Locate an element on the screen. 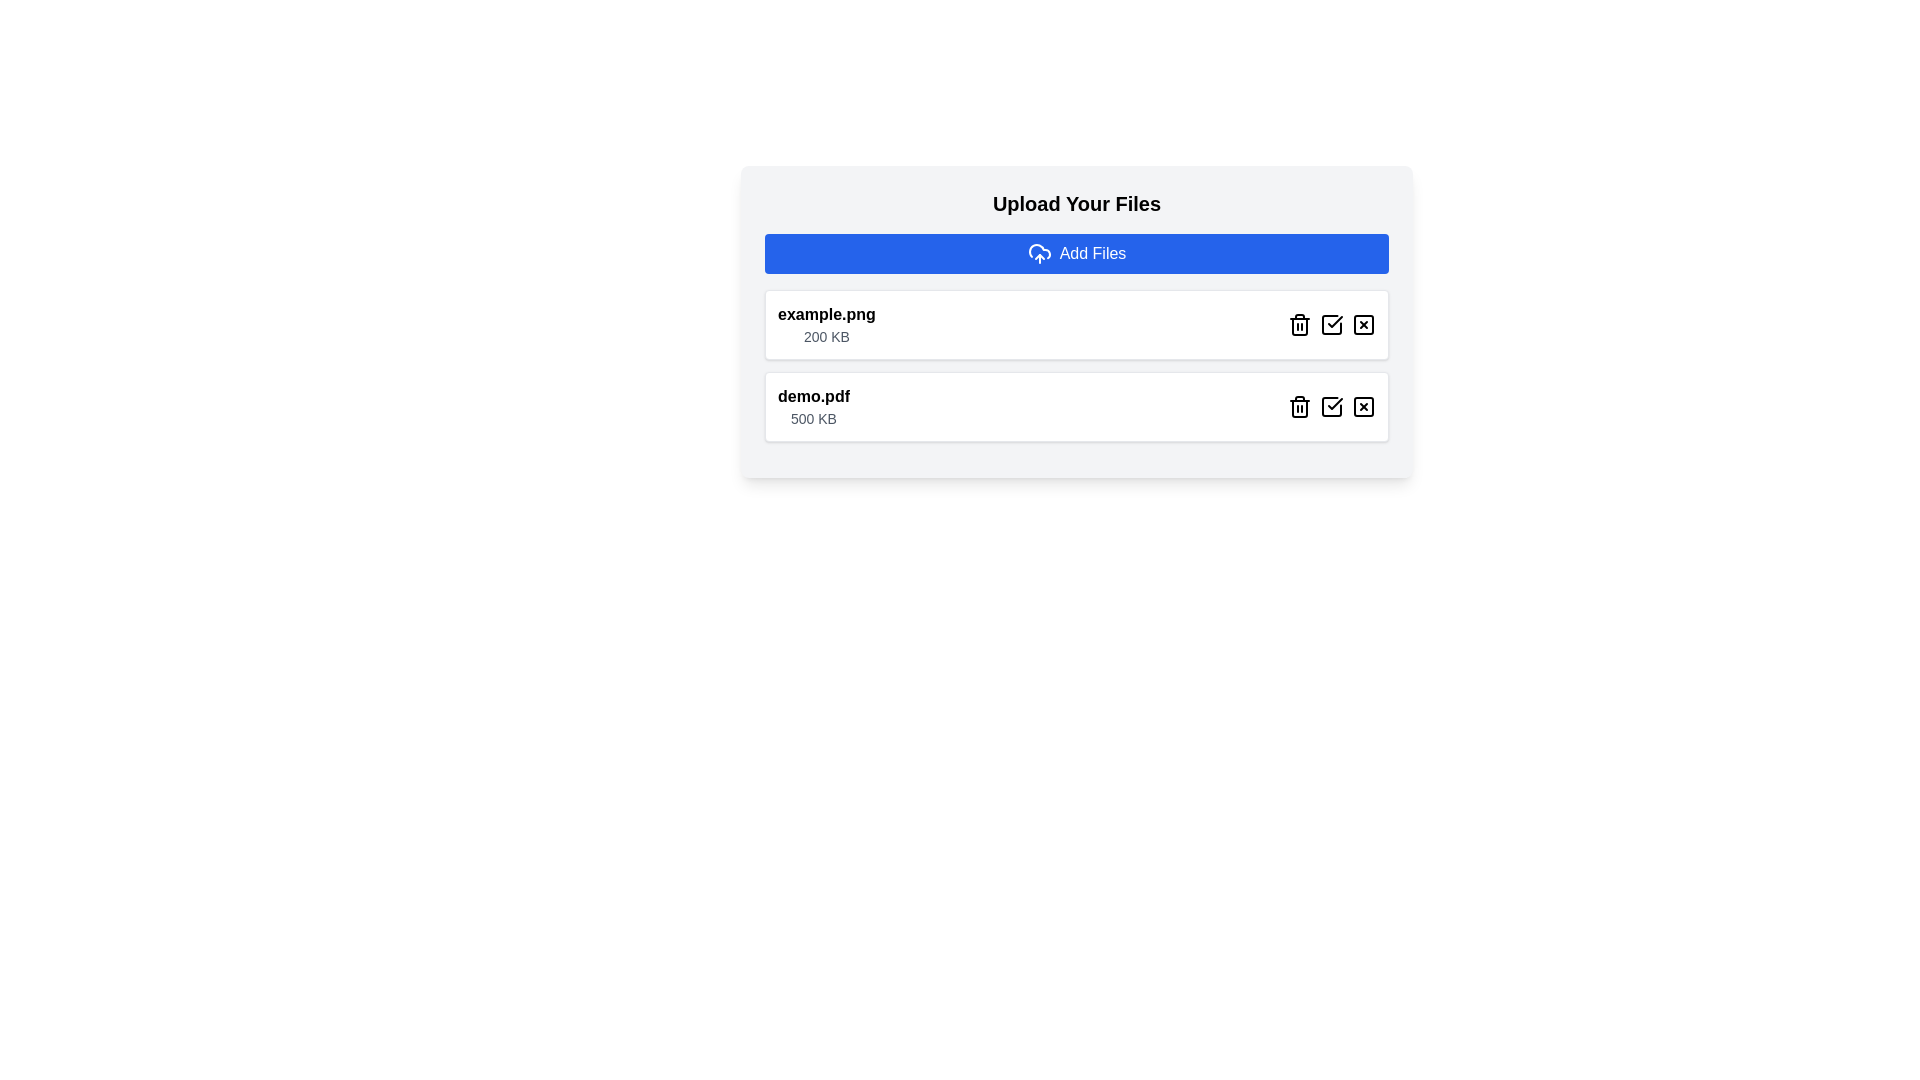  the text display that shows '200 KB', which is styled with a small font size and gray color, located below 'example.png' is located at coordinates (826, 335).